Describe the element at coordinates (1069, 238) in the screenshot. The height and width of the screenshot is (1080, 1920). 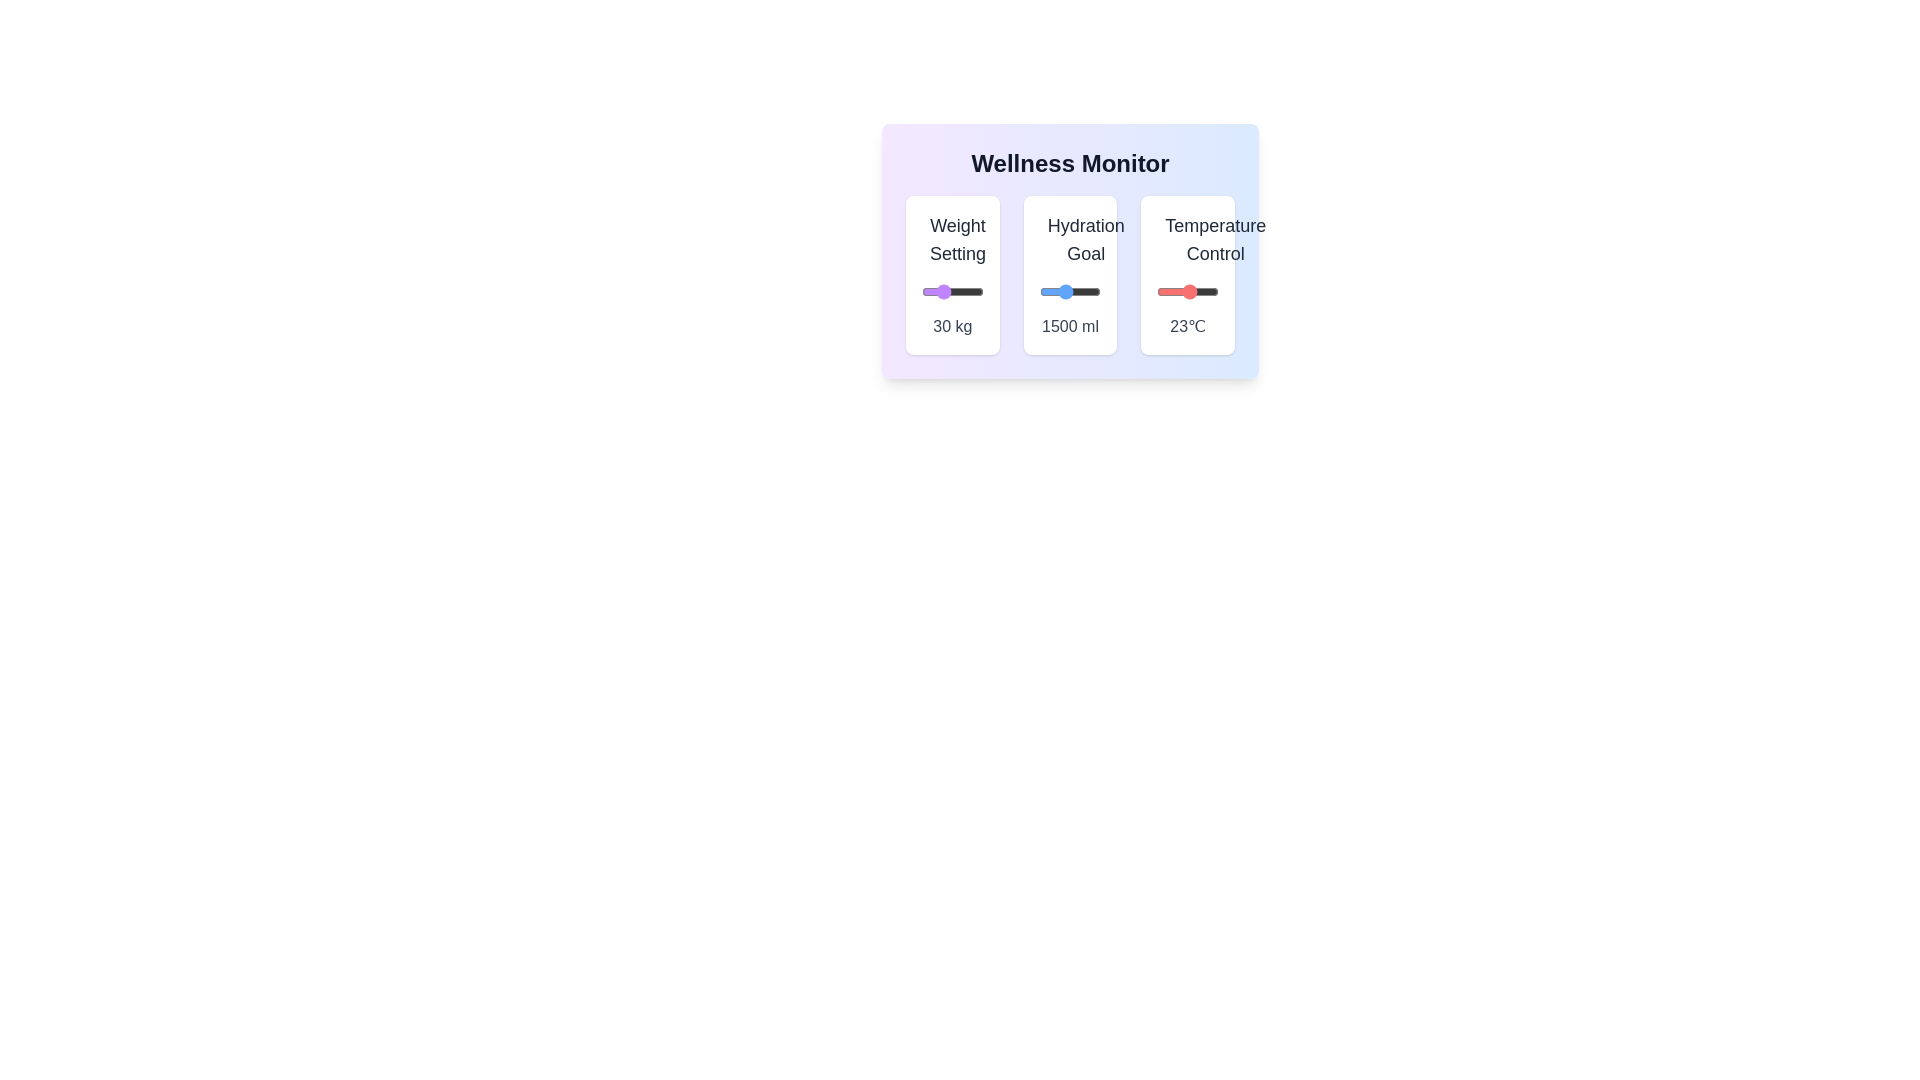
I see `the 'Hydration Goal' label which is styled in large, gray, medium-weight font and has a small blue droplet icon to its left` at that location.